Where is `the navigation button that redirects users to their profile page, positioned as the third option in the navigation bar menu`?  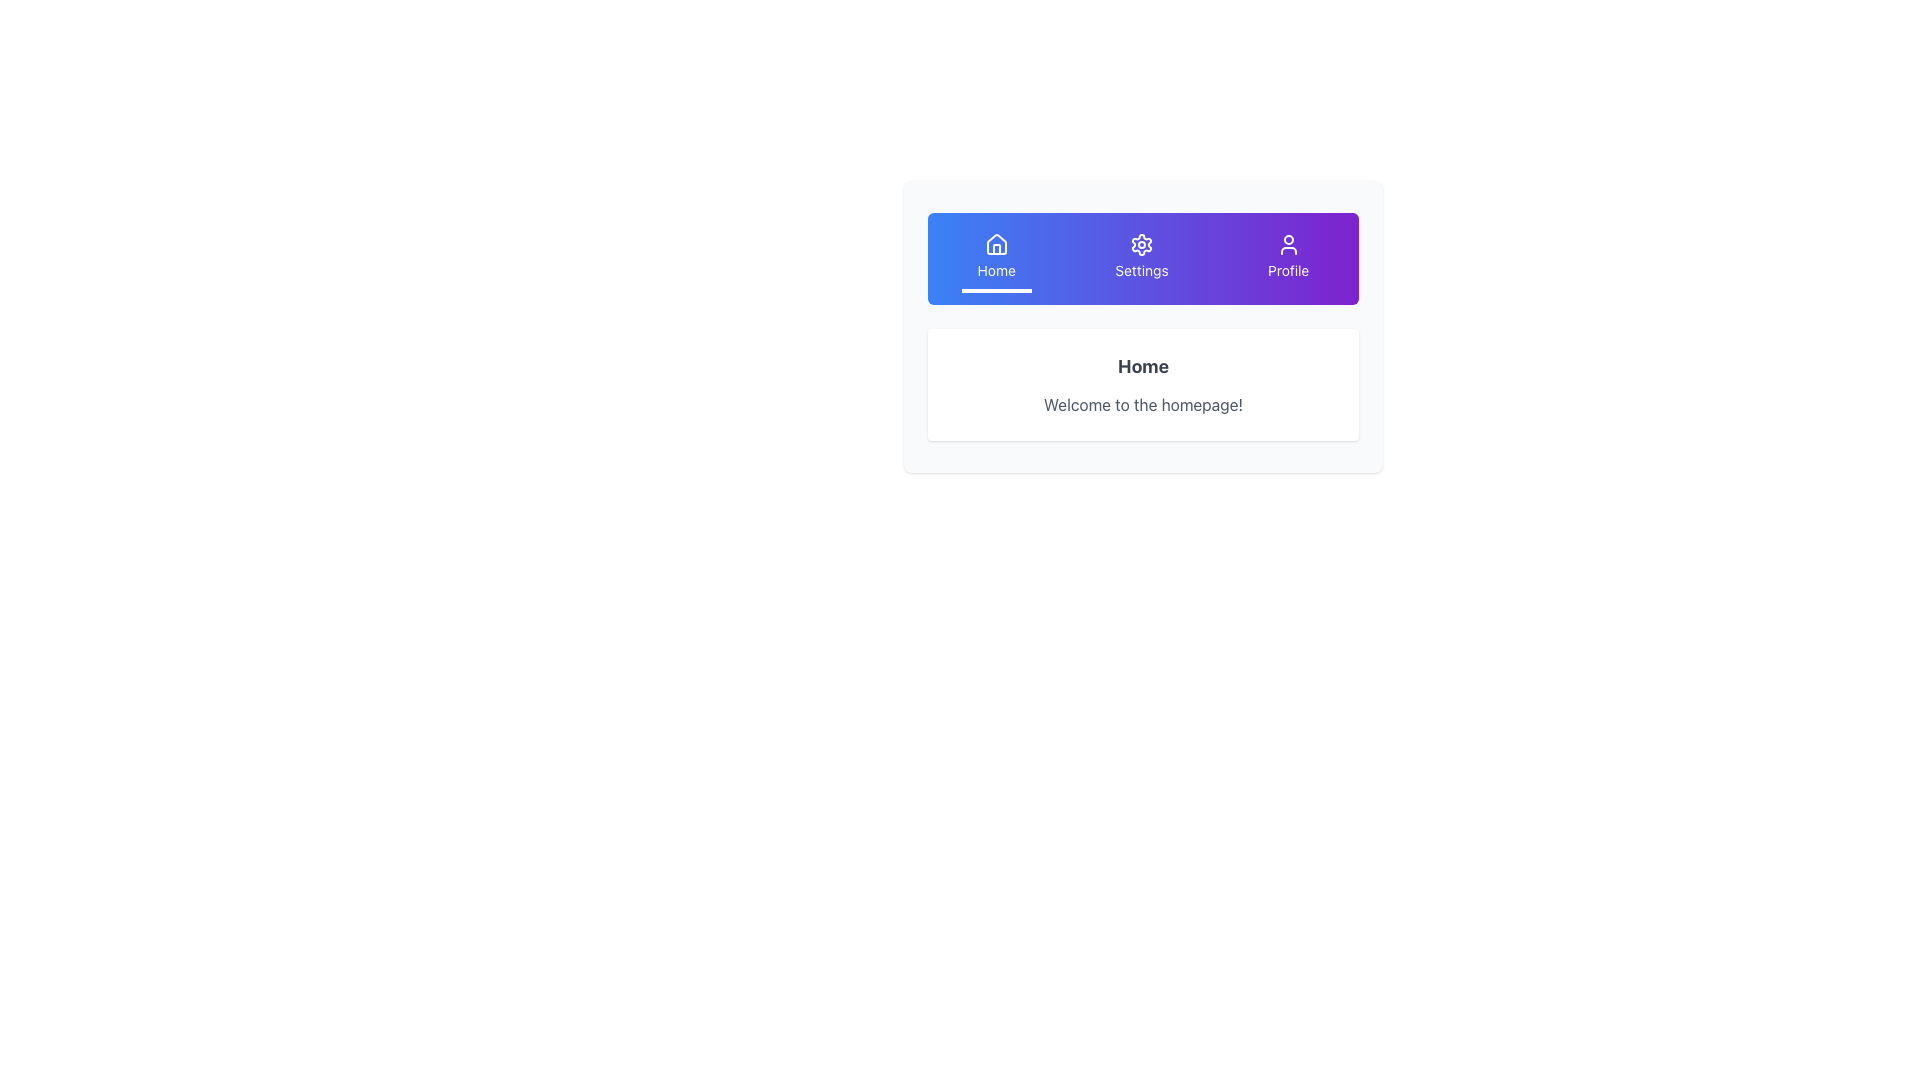
the navigation button that redirects users to their profile page, positioned as the third option in the navigation bar menu is located at coordinates (1288, 257).